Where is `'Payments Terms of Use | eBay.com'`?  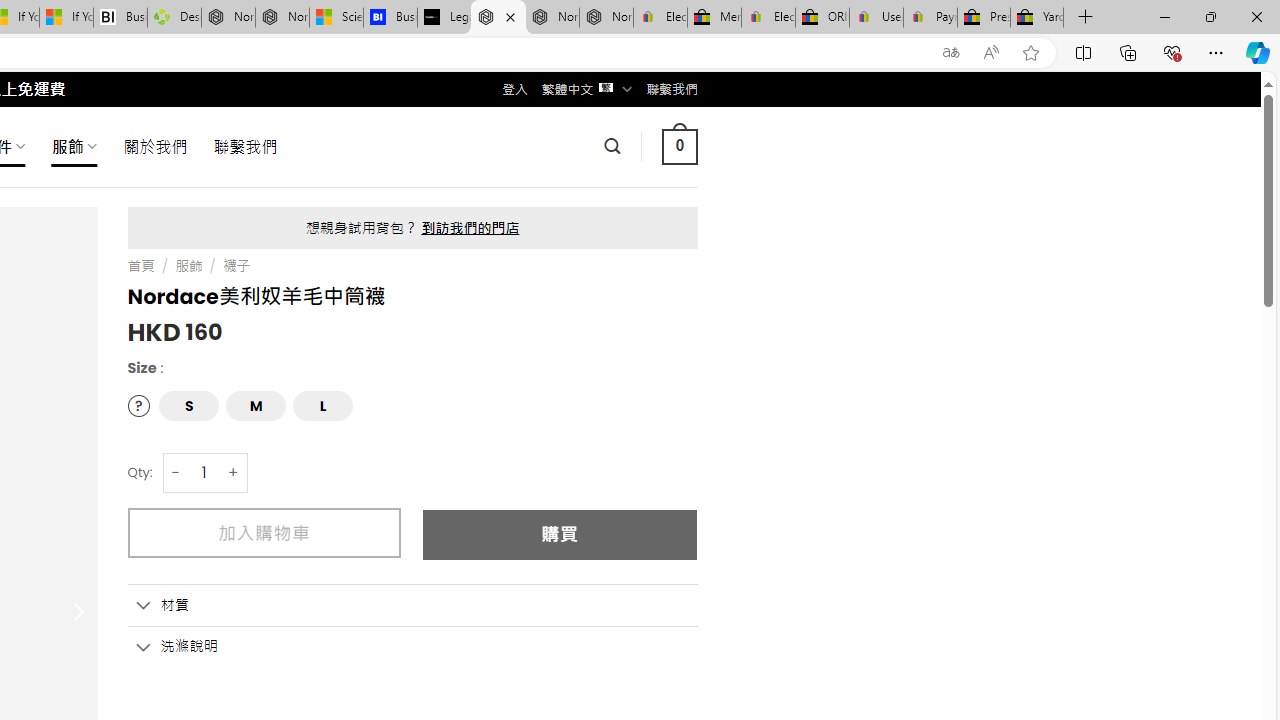 'Payments Terms of Use | eBay.com' is located at coordinates (929, 17).